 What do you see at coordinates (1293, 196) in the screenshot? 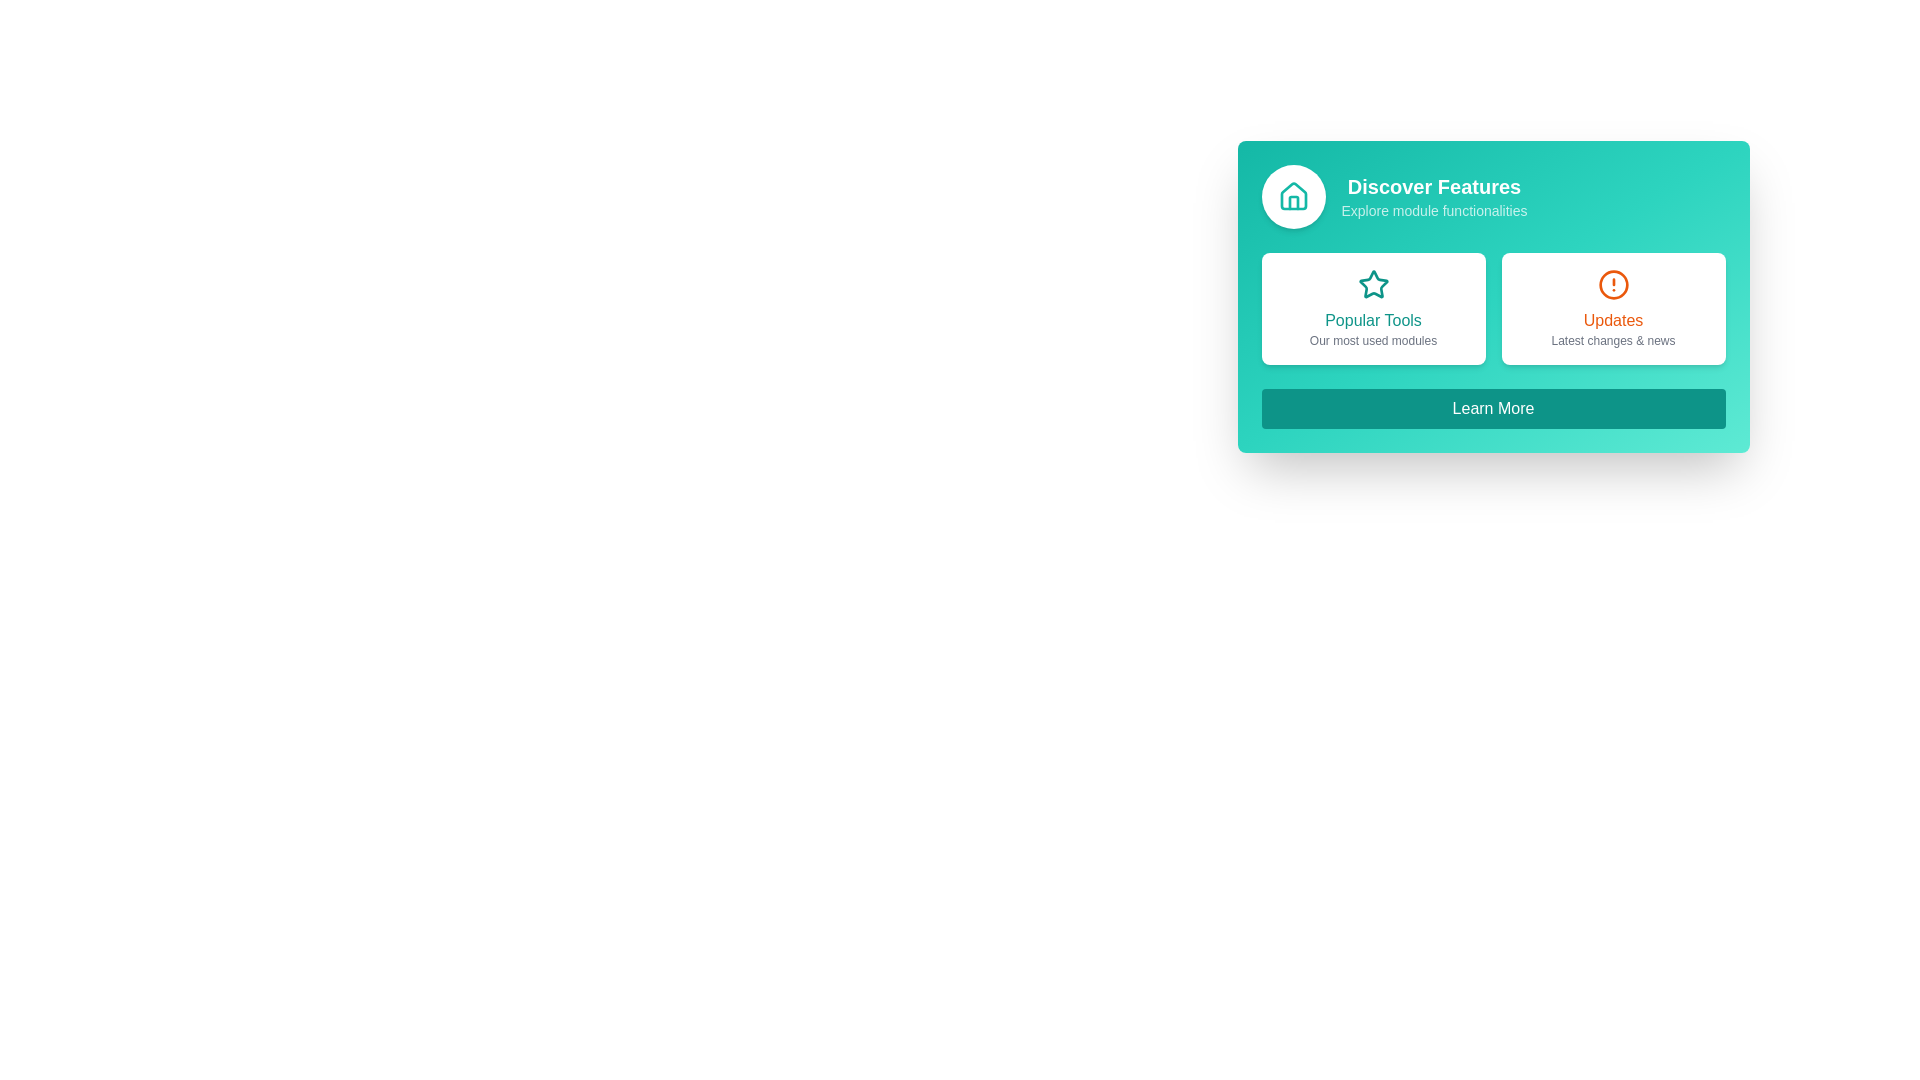
I see `the circular icon button with a white background and teal house outline, positioned to the left of the 'Discover Features' text` at bounding box center [1293, 196].